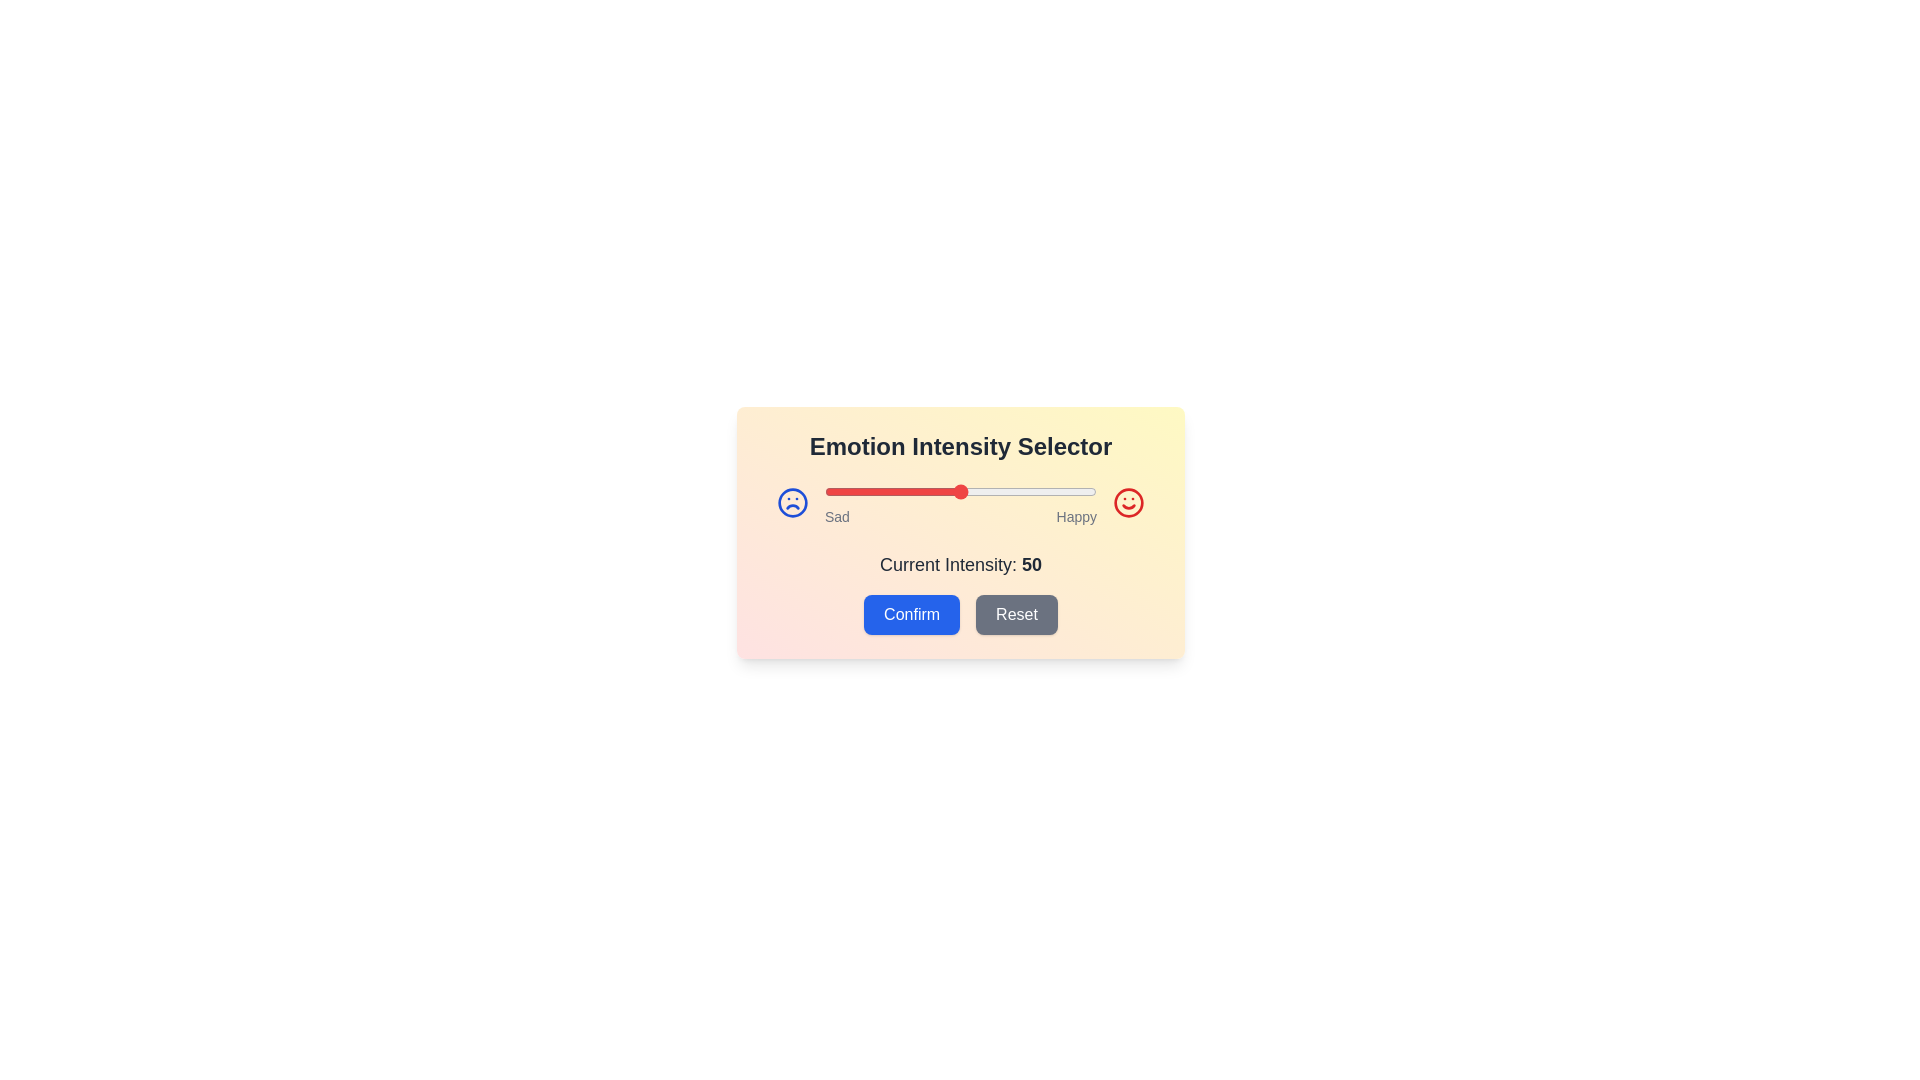 This screenshot has height=1080, width=1920. What do you see at coordinates (1128, 501) in the screenshot?
I see `the Happy Icon element to observe visual feedback` at bounding box center [1128, 501].